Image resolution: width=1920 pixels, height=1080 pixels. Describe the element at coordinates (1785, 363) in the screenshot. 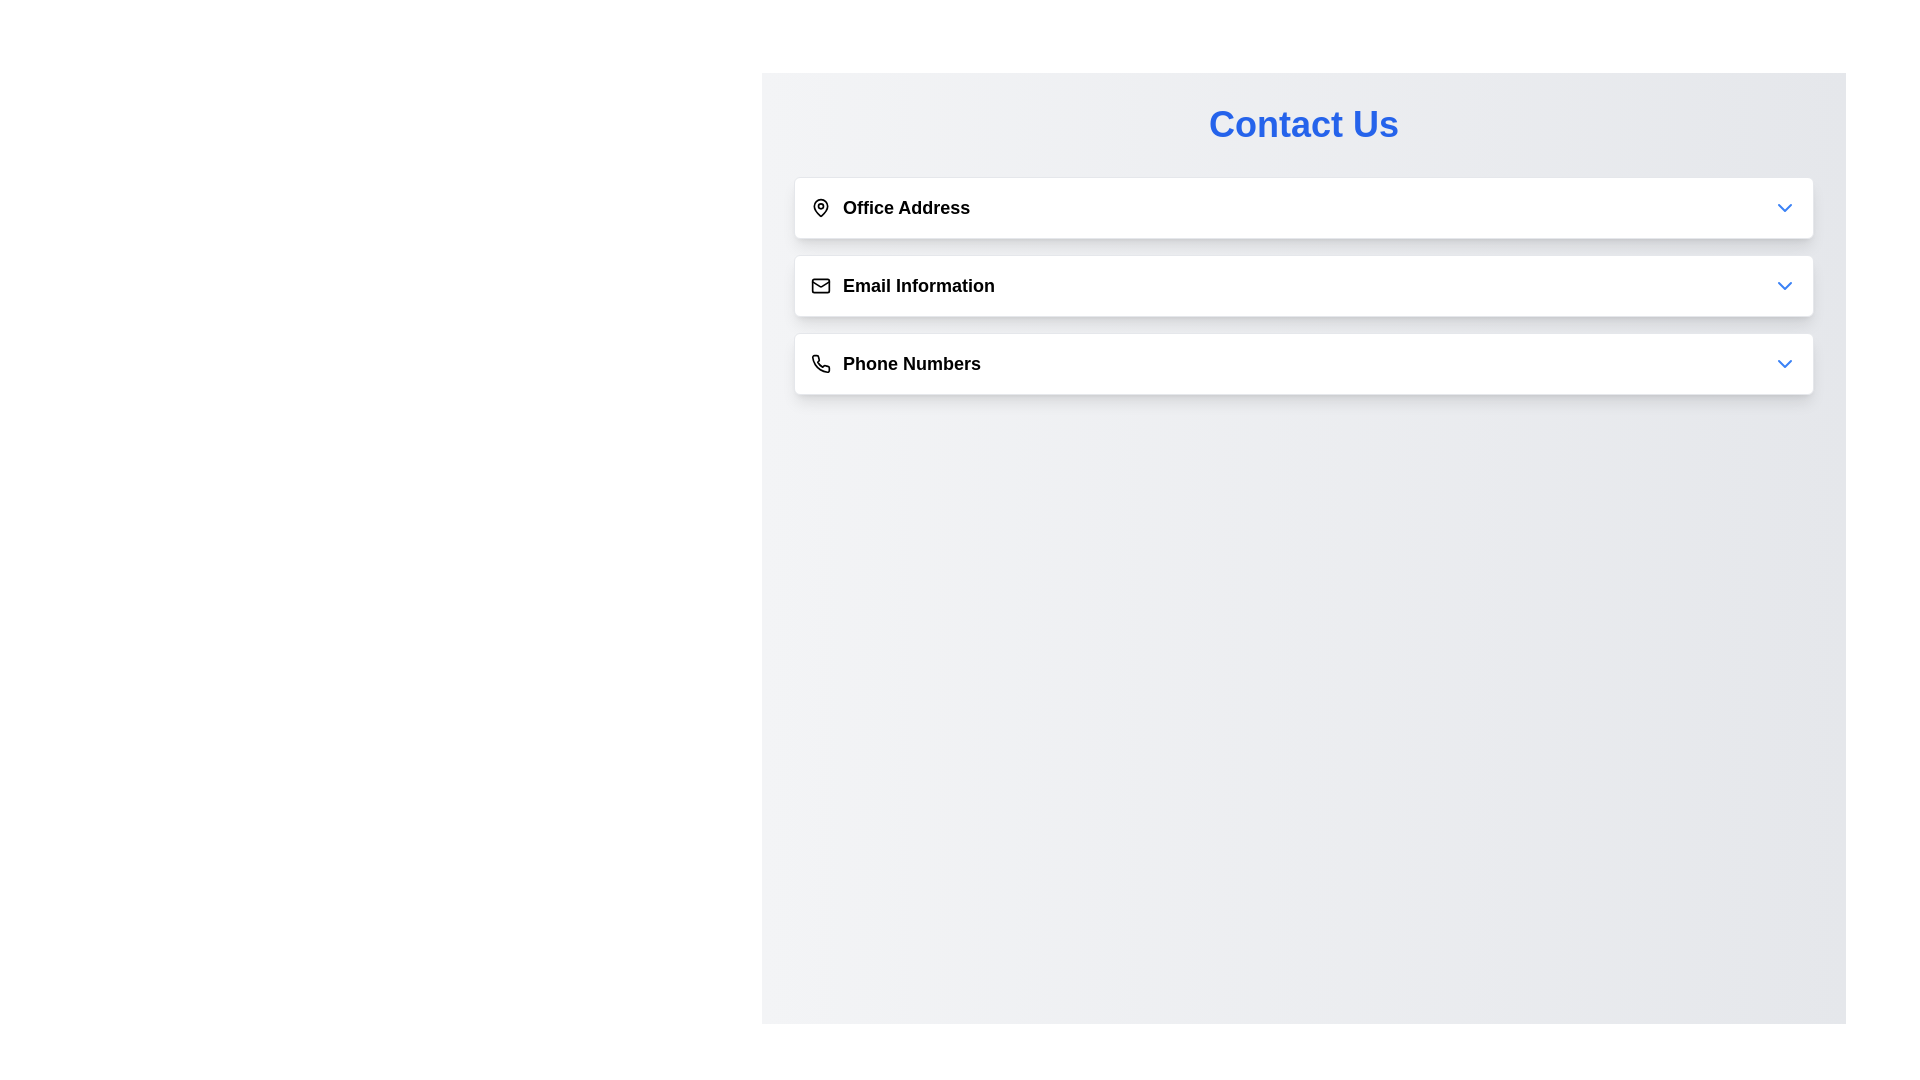

I see `the blue downward chevron icon located at the right end of the 'Phone Numbers' menu item` at that location.